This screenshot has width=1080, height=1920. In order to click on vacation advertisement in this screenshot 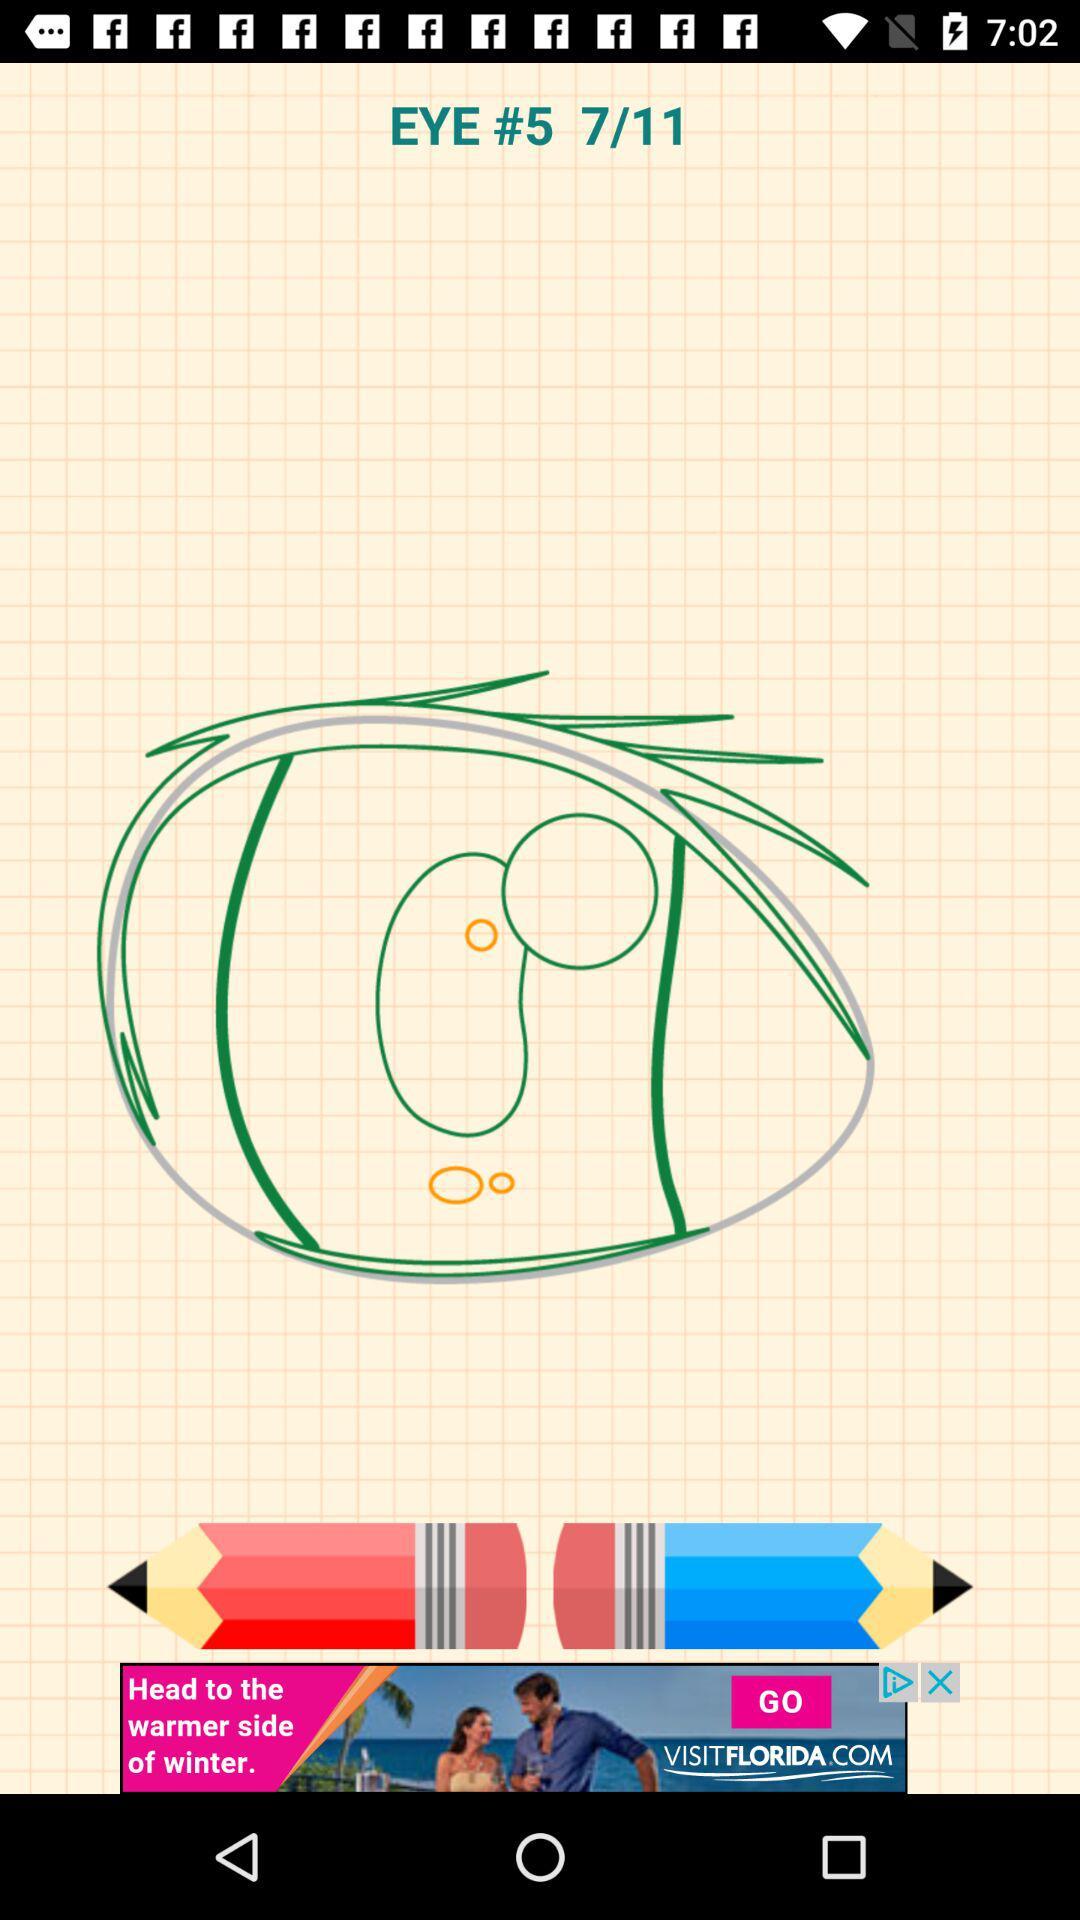, I will do `click(540, 1727)`.